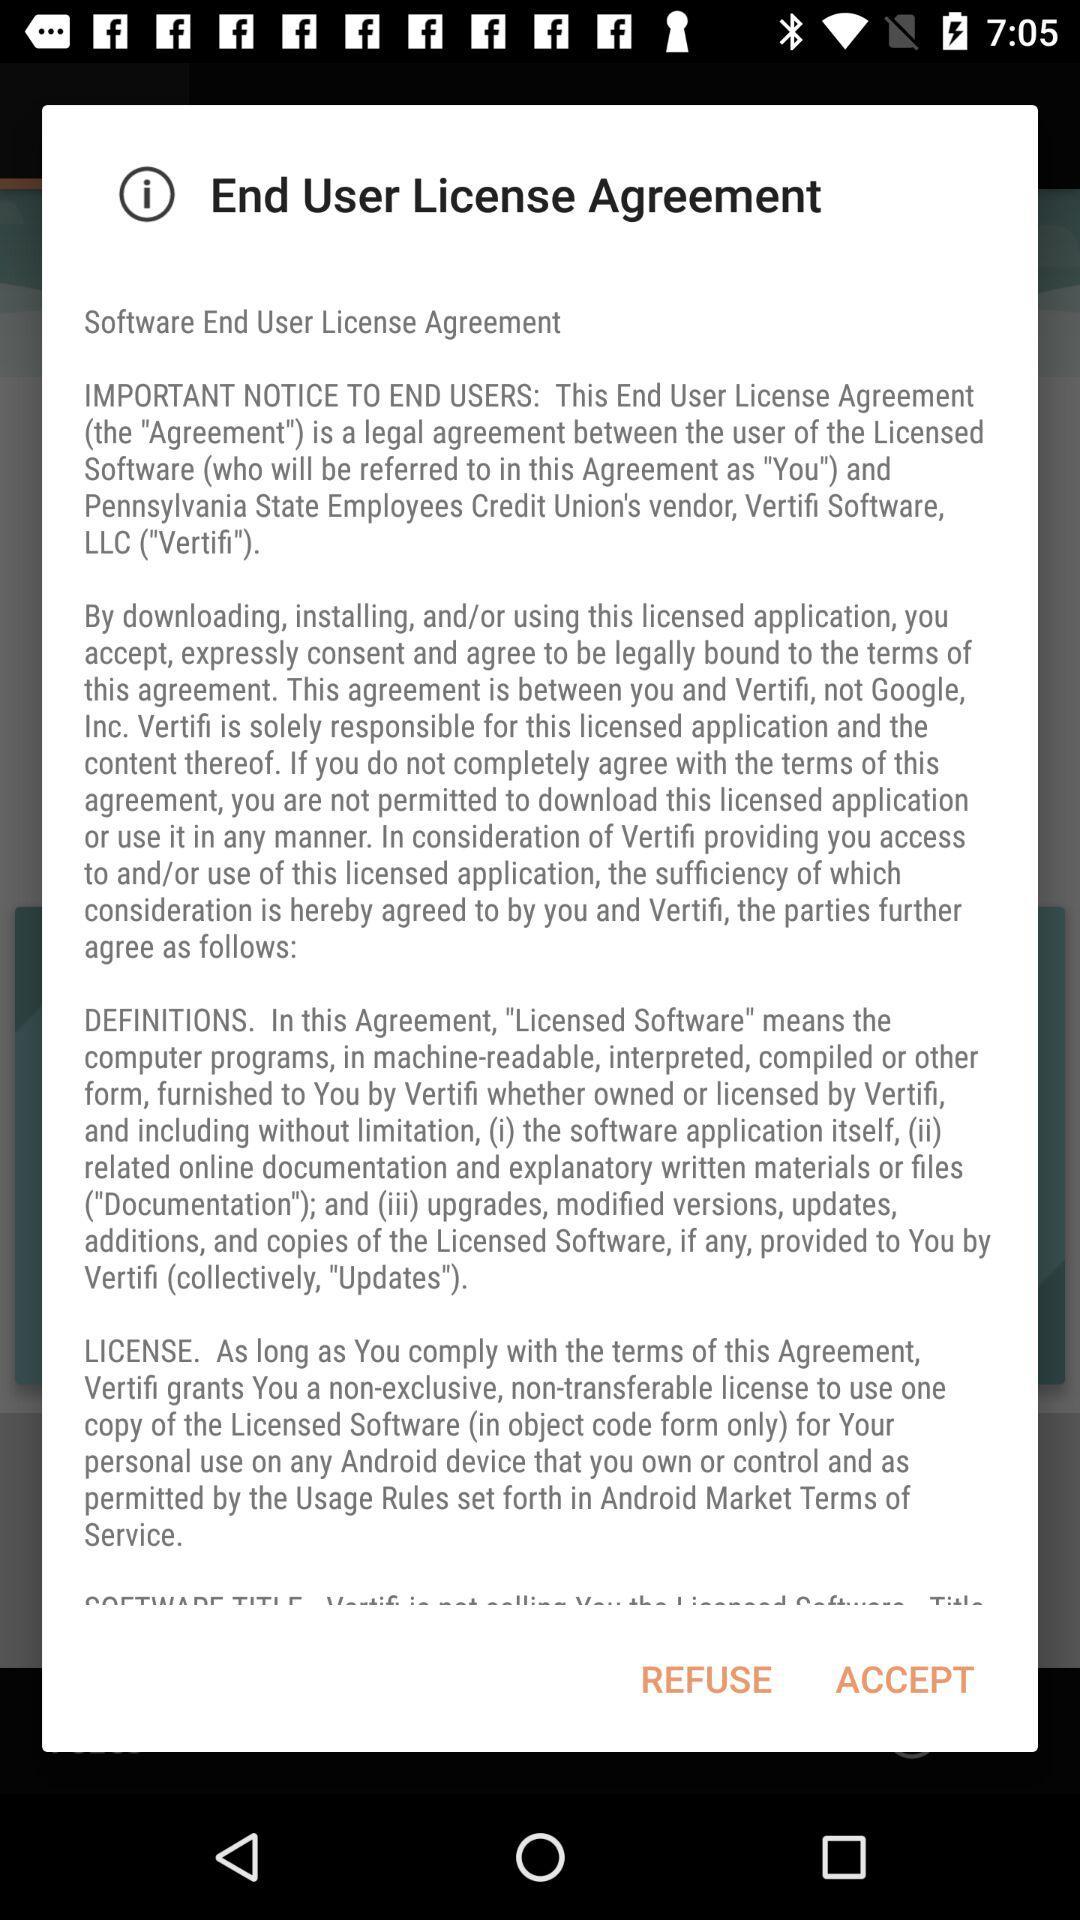  Describe the element at coordinates (905, 1678) in the screenshot. I see `accept at the bottom right corner` at that location.